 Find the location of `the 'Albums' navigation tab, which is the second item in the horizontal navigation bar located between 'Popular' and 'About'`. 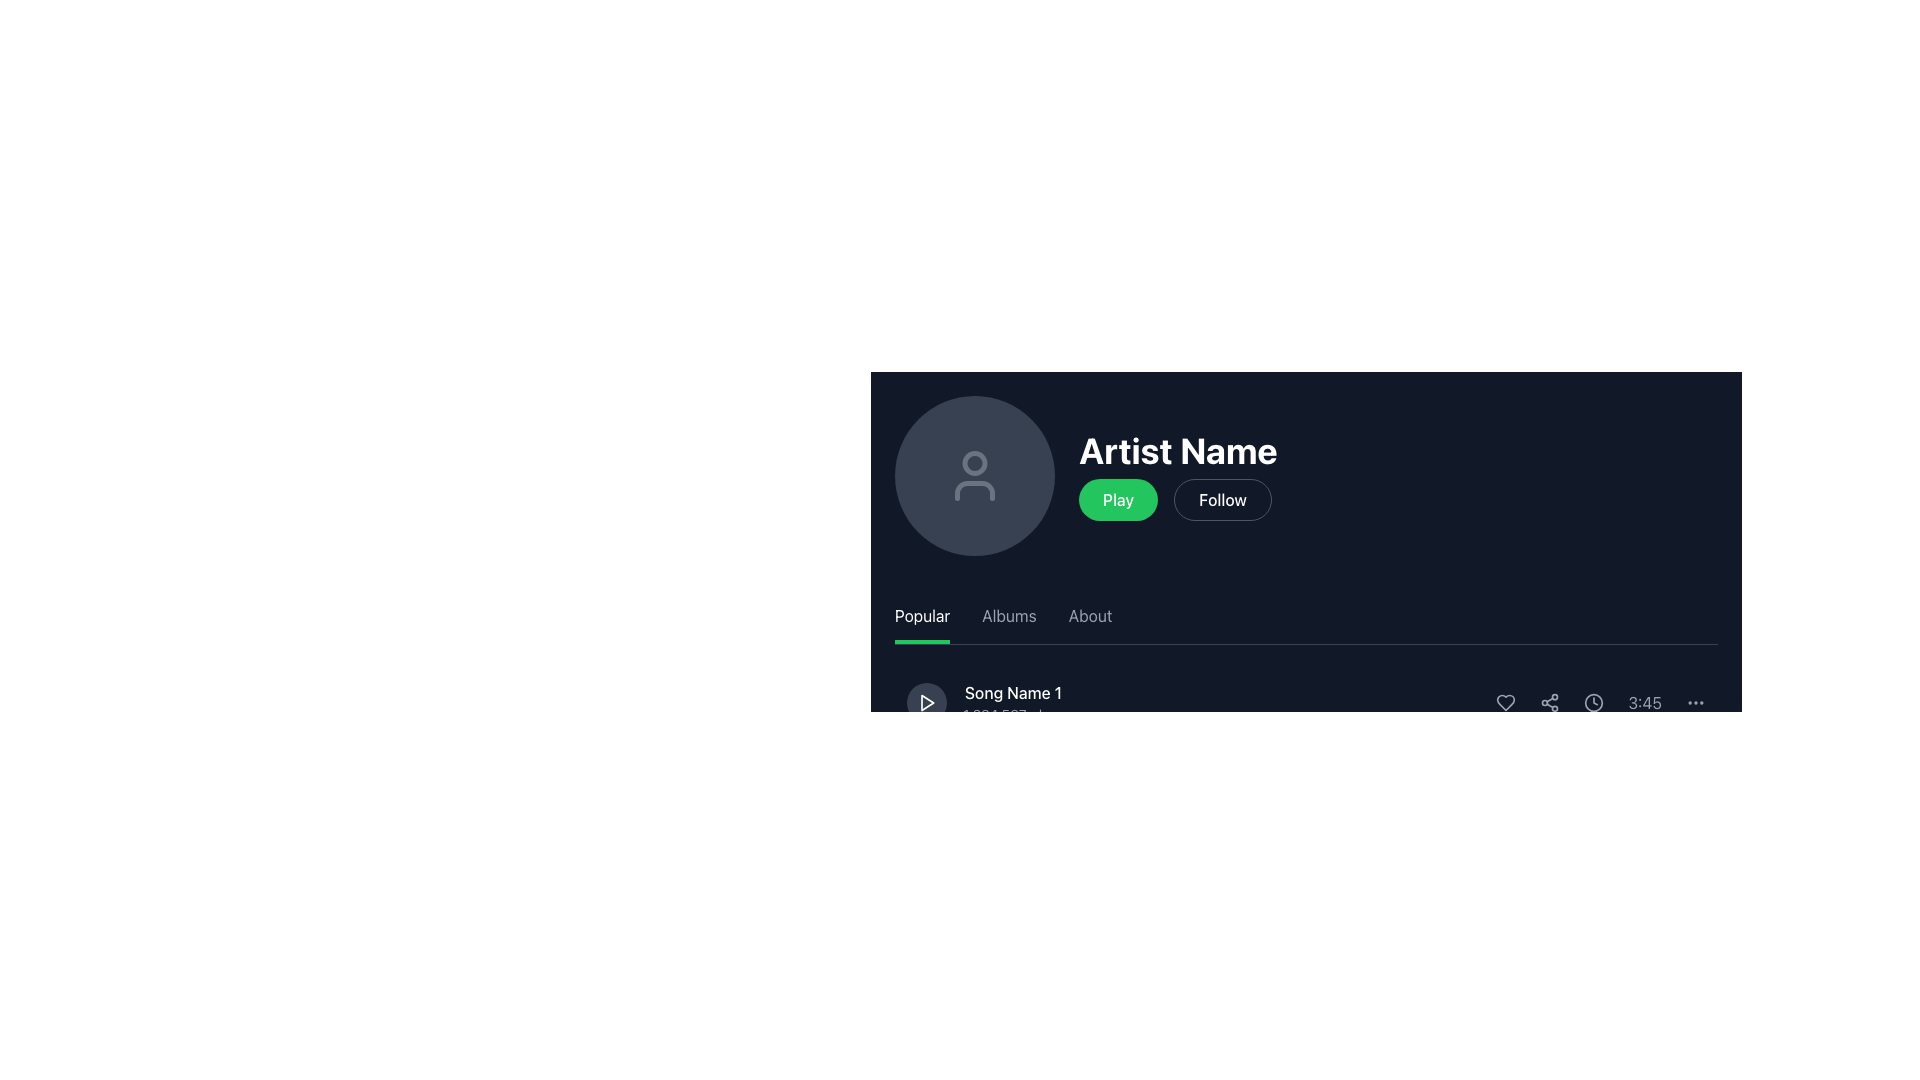

the 'Albums' navigation tab, which is the second item in the horizontal navigation bar located between 'Popular' and 'About' is located at coordinates (1009, 615).